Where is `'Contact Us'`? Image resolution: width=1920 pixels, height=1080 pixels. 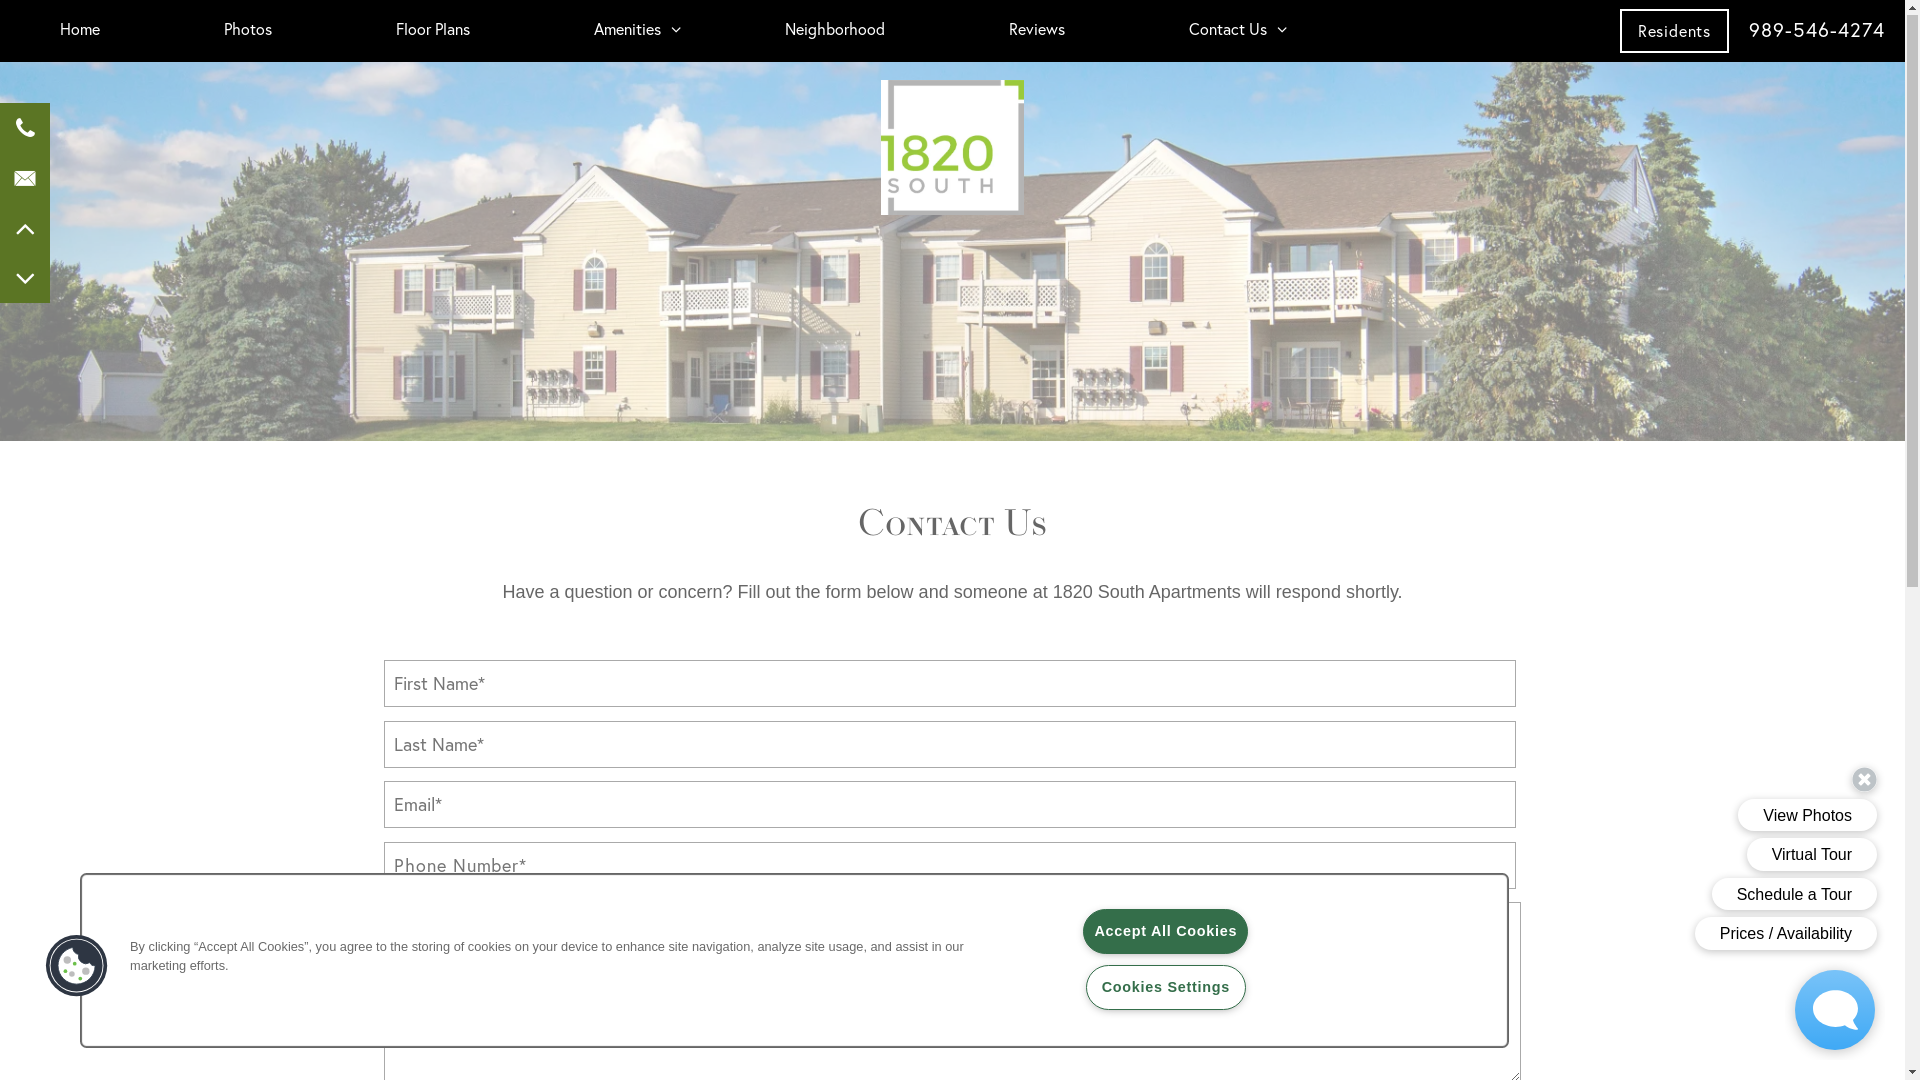 'Contact Us' is located at coordinates (1227, 30).